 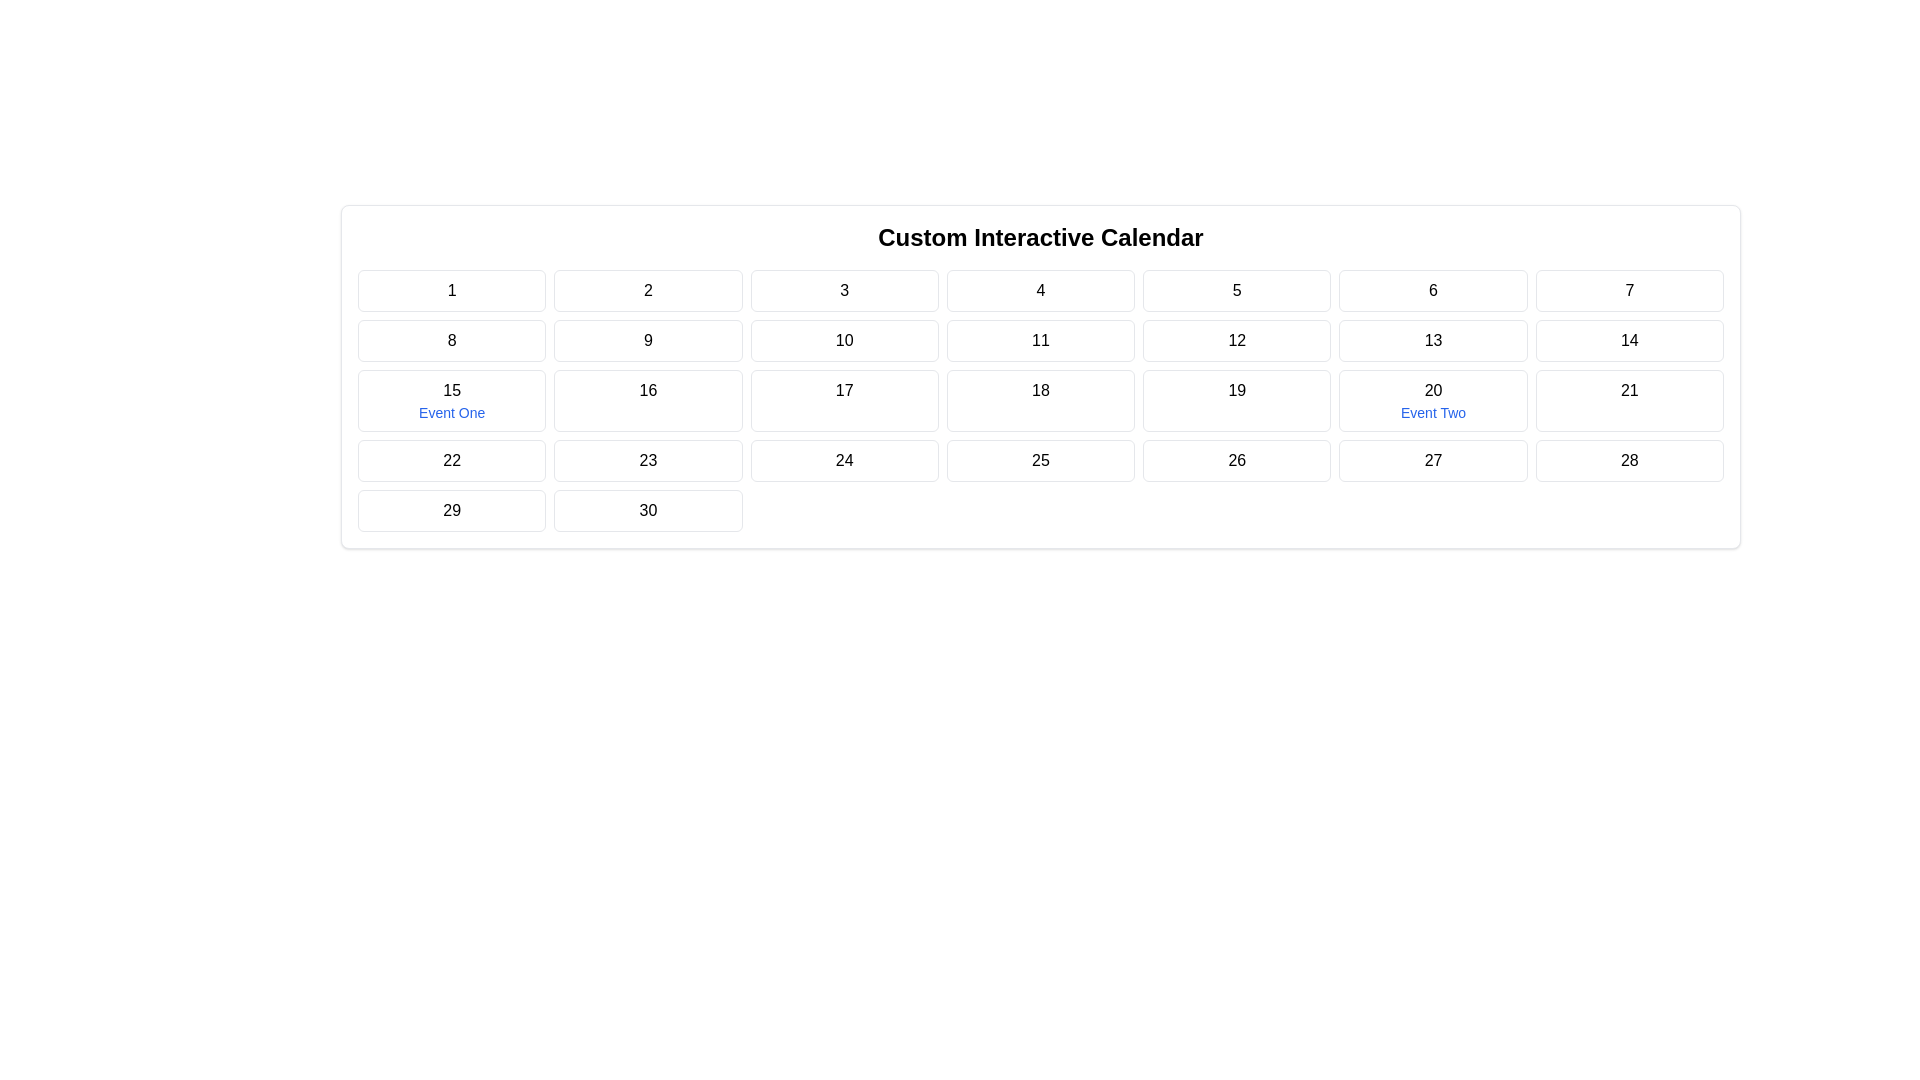 I want to click on the non-interactive calendar day cell displaying the number '5' in the first row, fifth column of the calendar grid, so click(x=1236, y=290).